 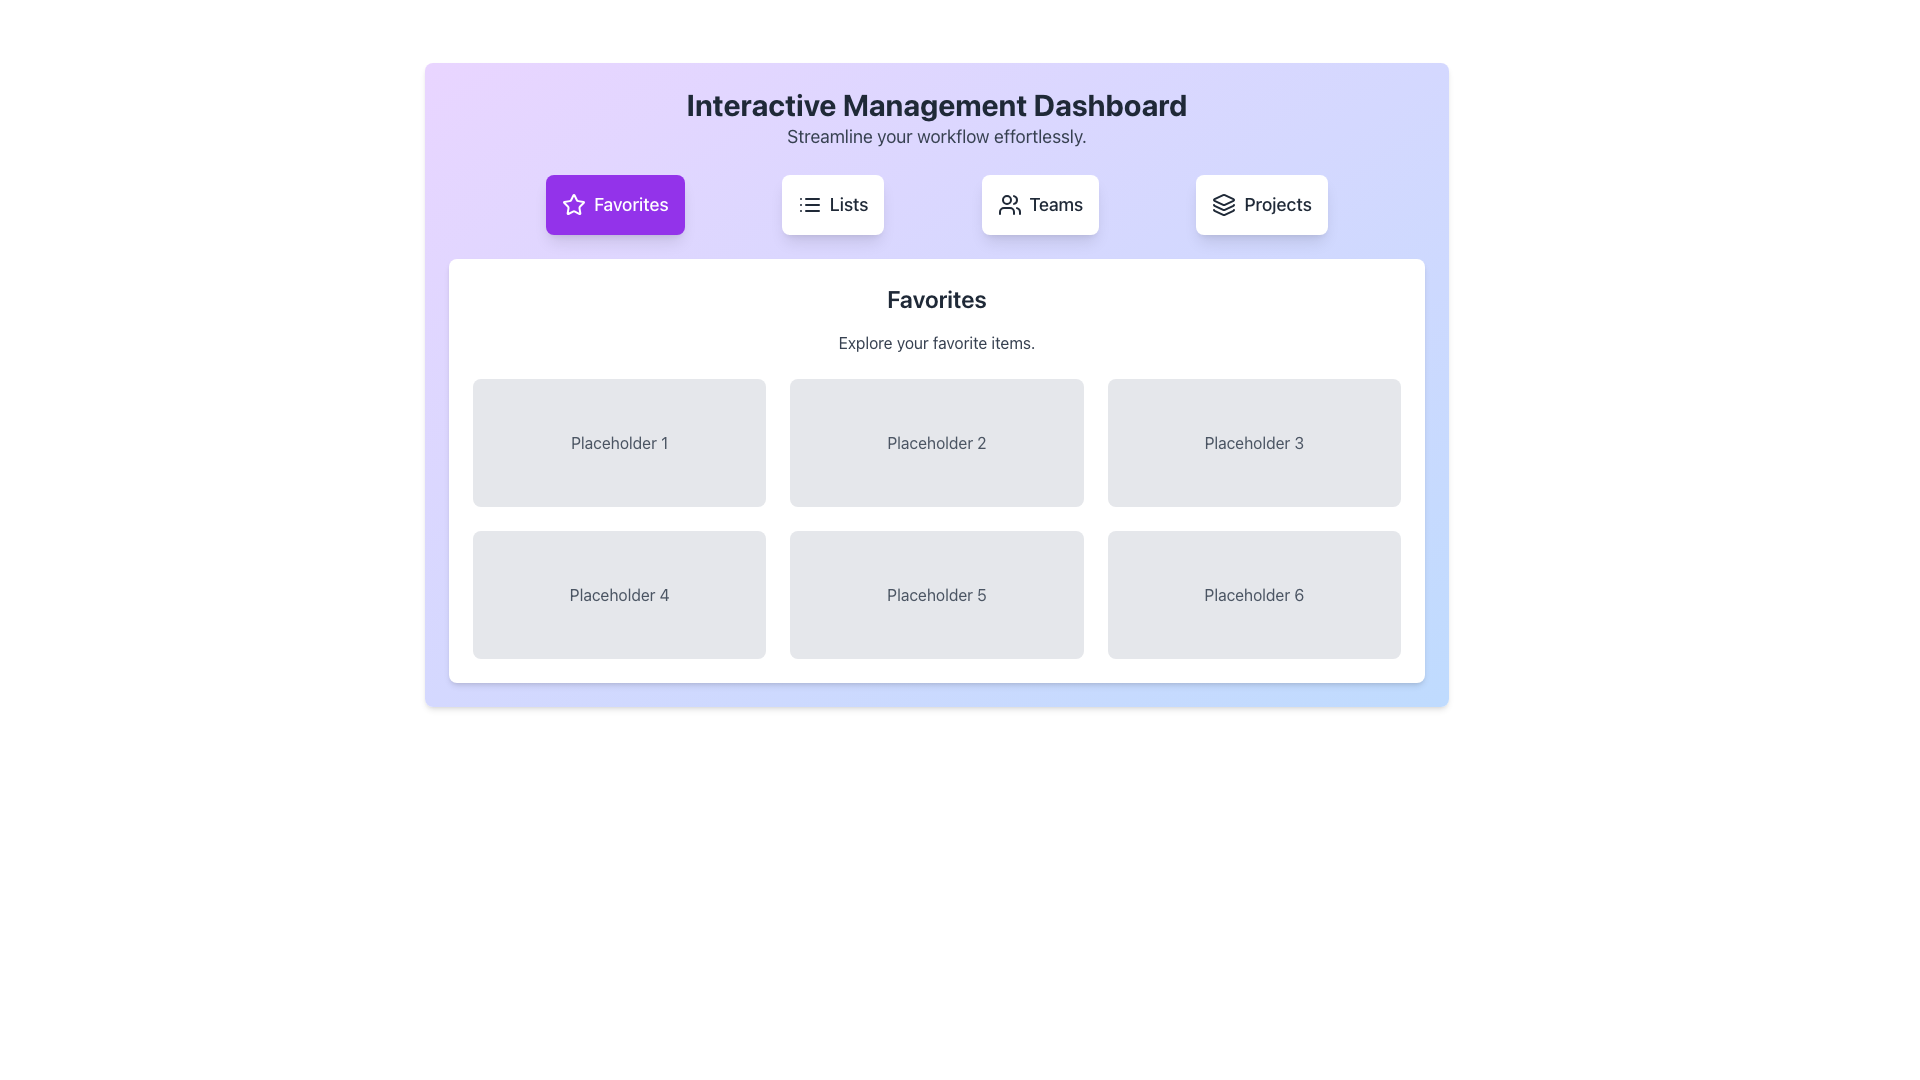 What do you see at coordinates (1040, 204) in the screenshot?
I see `the 'Teams' button with an icon and text` at bounding box center [1040, 204].